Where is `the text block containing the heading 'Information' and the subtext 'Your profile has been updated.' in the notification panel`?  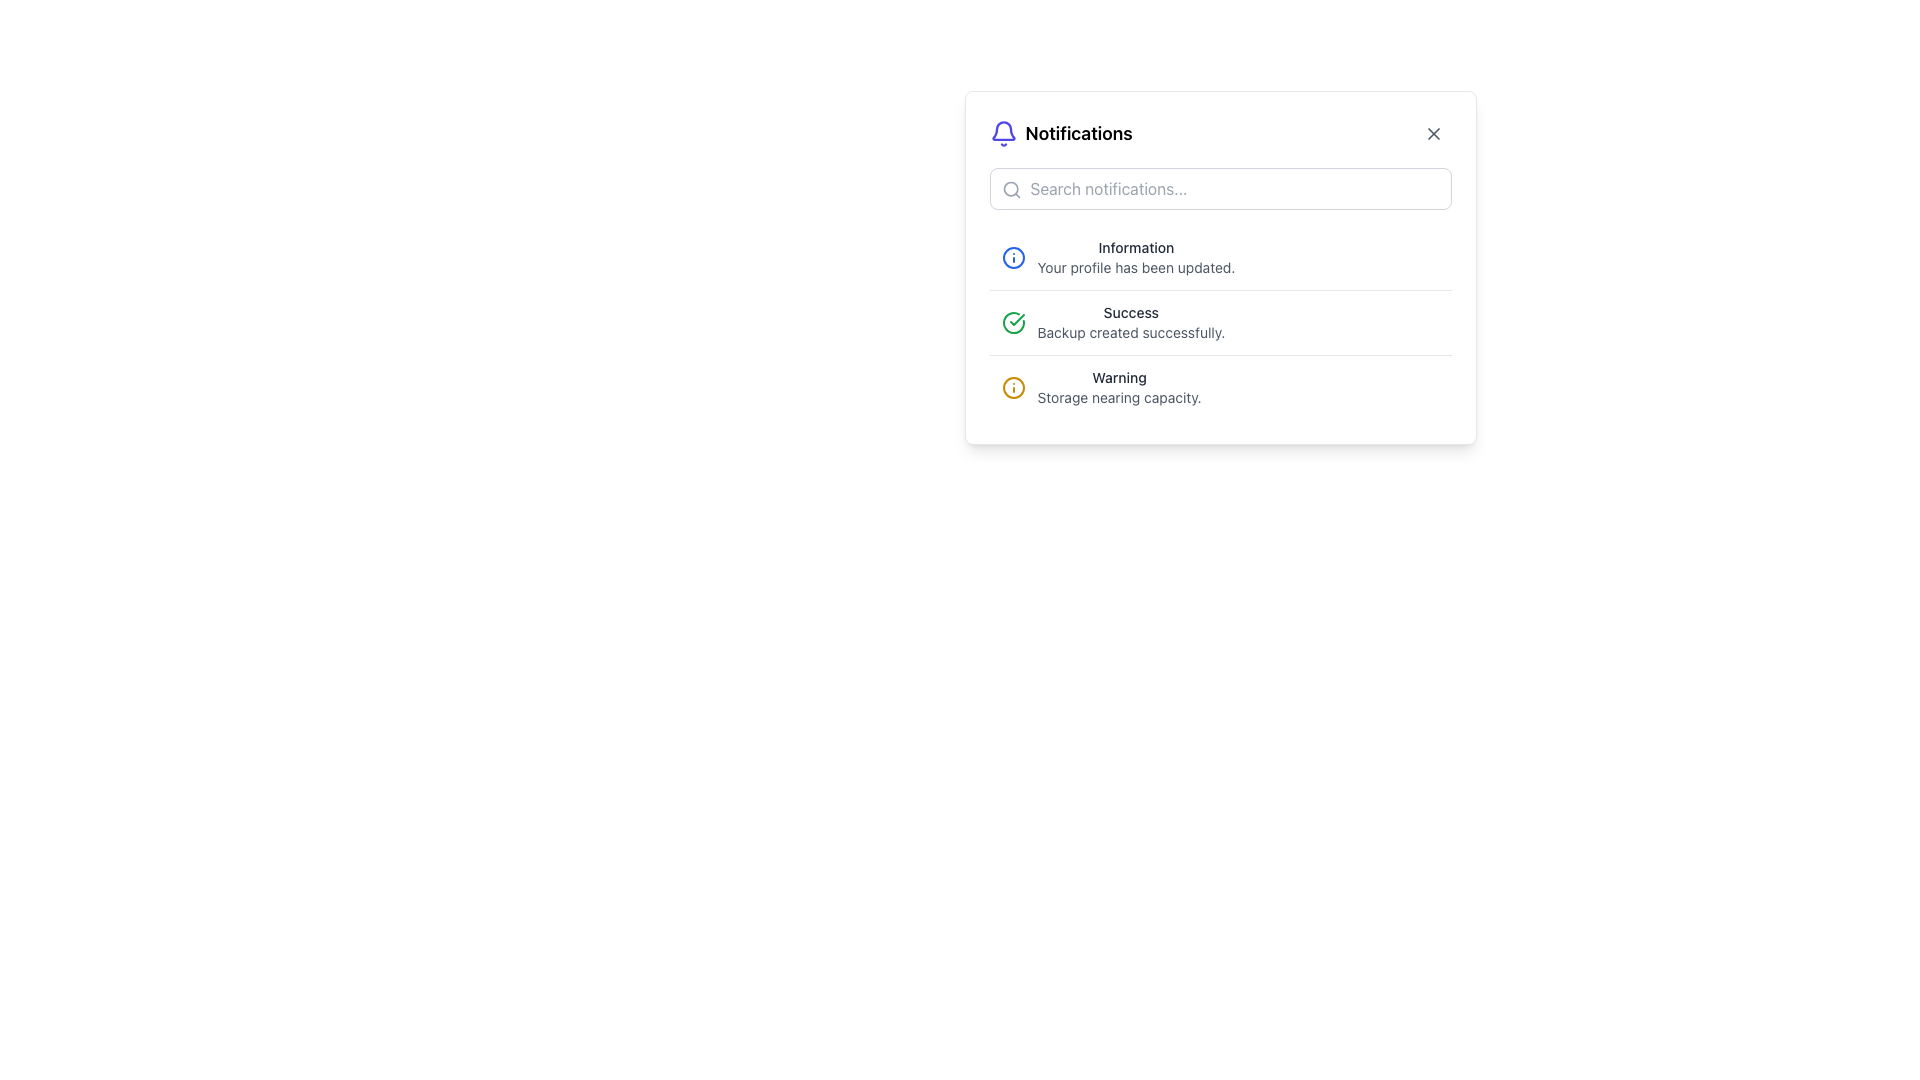
the text block containing the heading 'Information' and the subtext 'Your profile has been updated.' in the notification panel is located at coordinates (1136, 257).